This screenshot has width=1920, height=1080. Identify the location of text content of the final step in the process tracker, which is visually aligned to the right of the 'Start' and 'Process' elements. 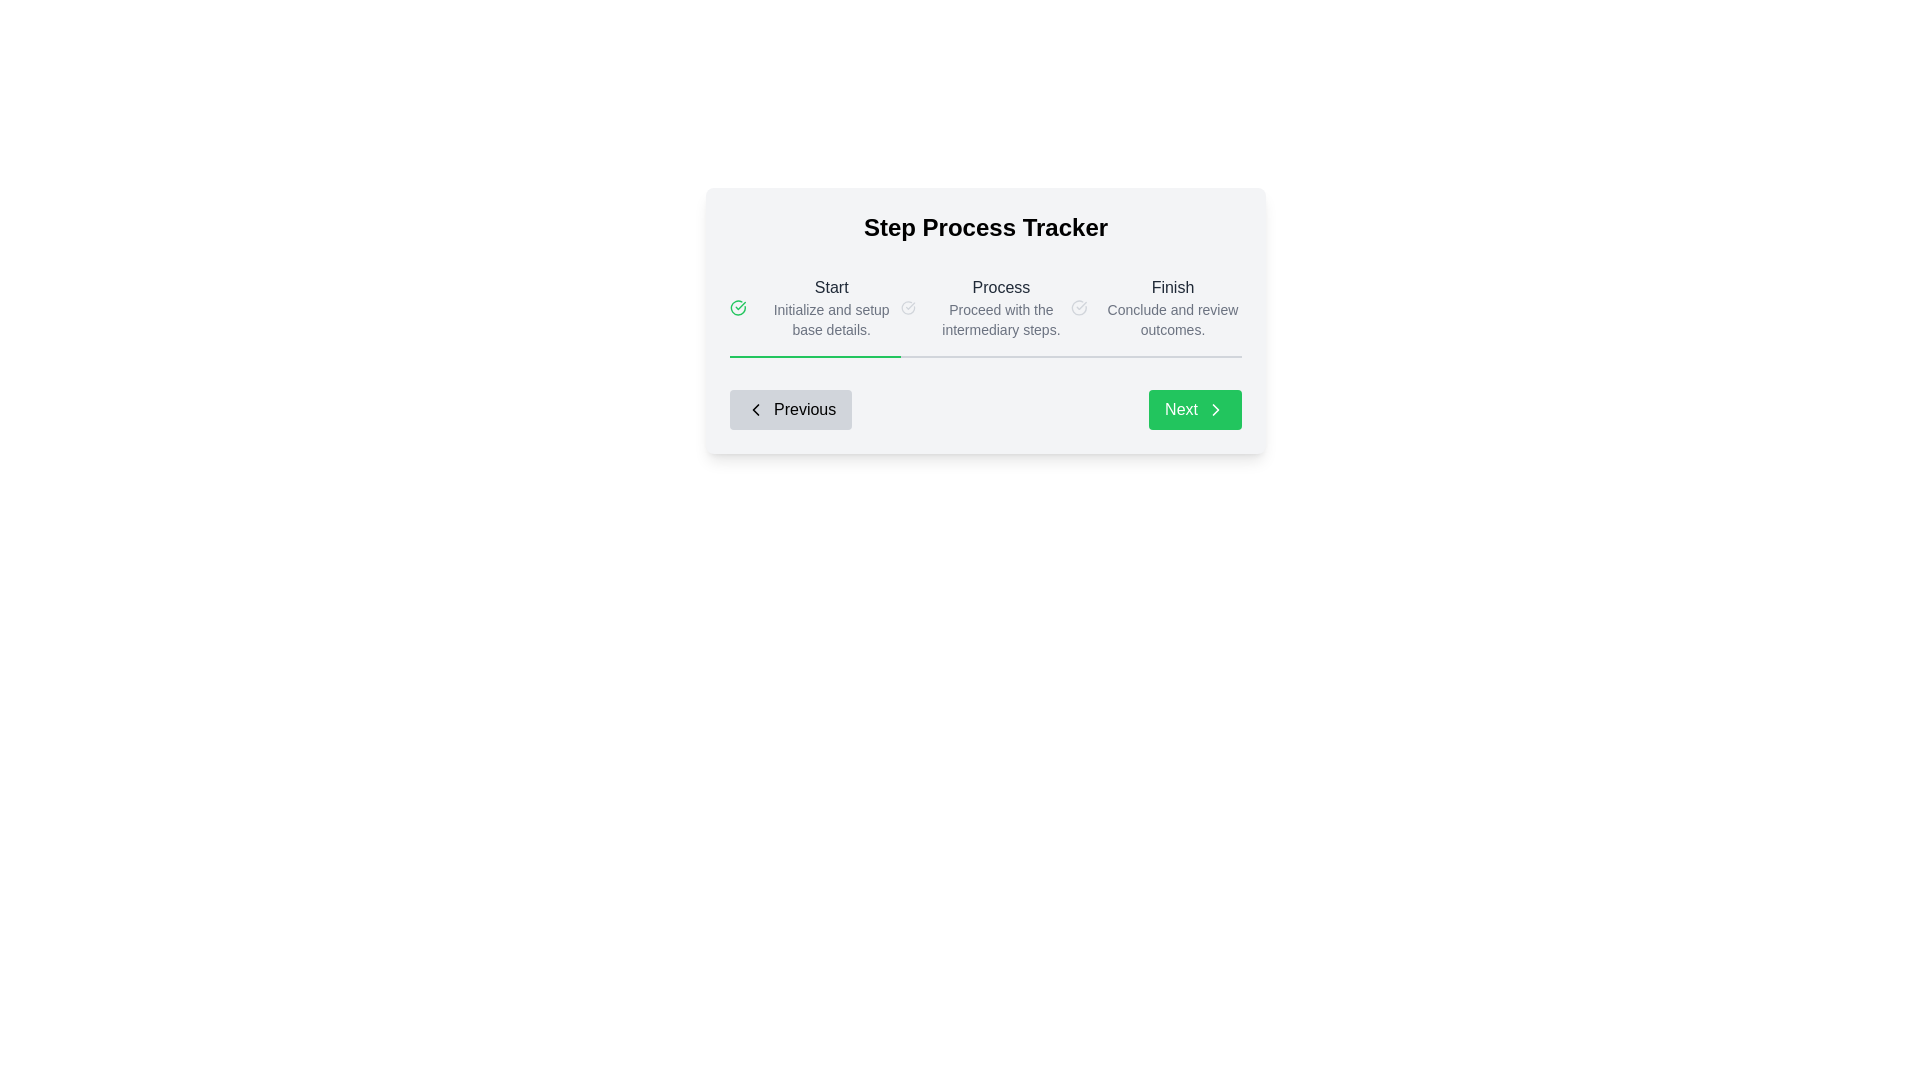
(1172, 308).